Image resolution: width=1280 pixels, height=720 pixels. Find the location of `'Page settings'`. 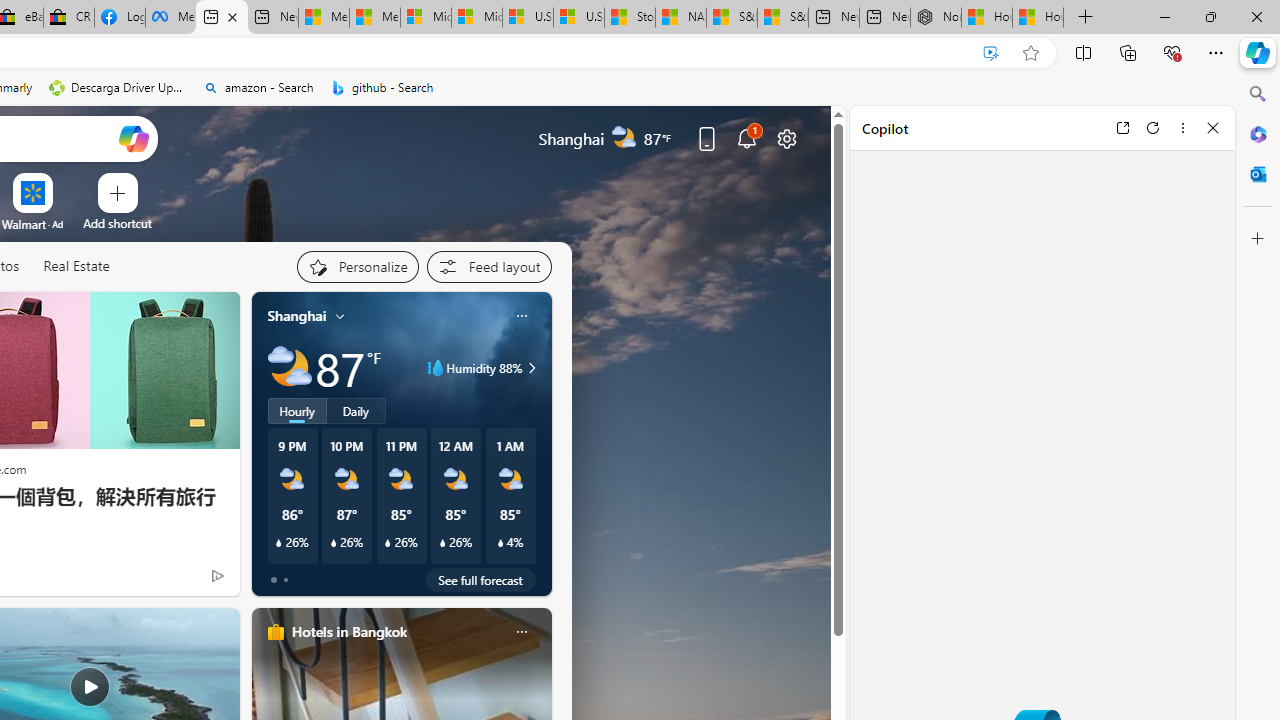

'Page settings' is located at coordinates (785, 137).